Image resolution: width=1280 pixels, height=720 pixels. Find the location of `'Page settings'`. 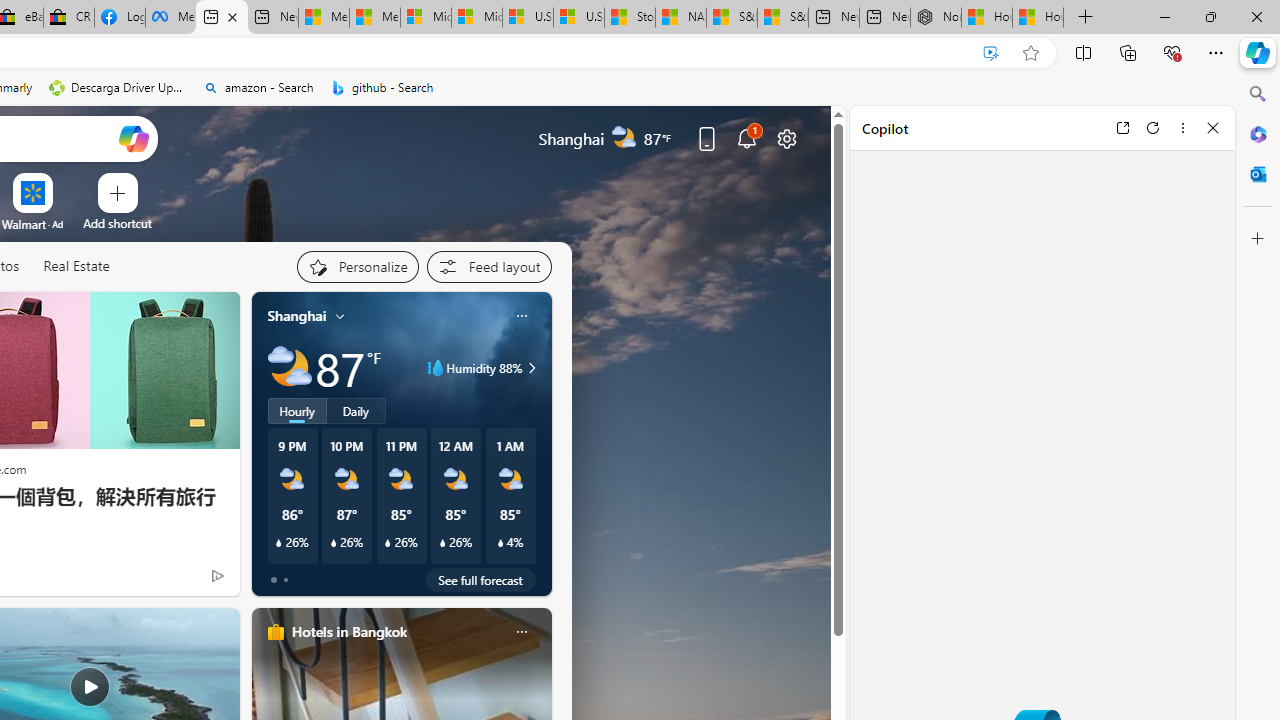

'Page settings' is located at coordinates (785, 137).